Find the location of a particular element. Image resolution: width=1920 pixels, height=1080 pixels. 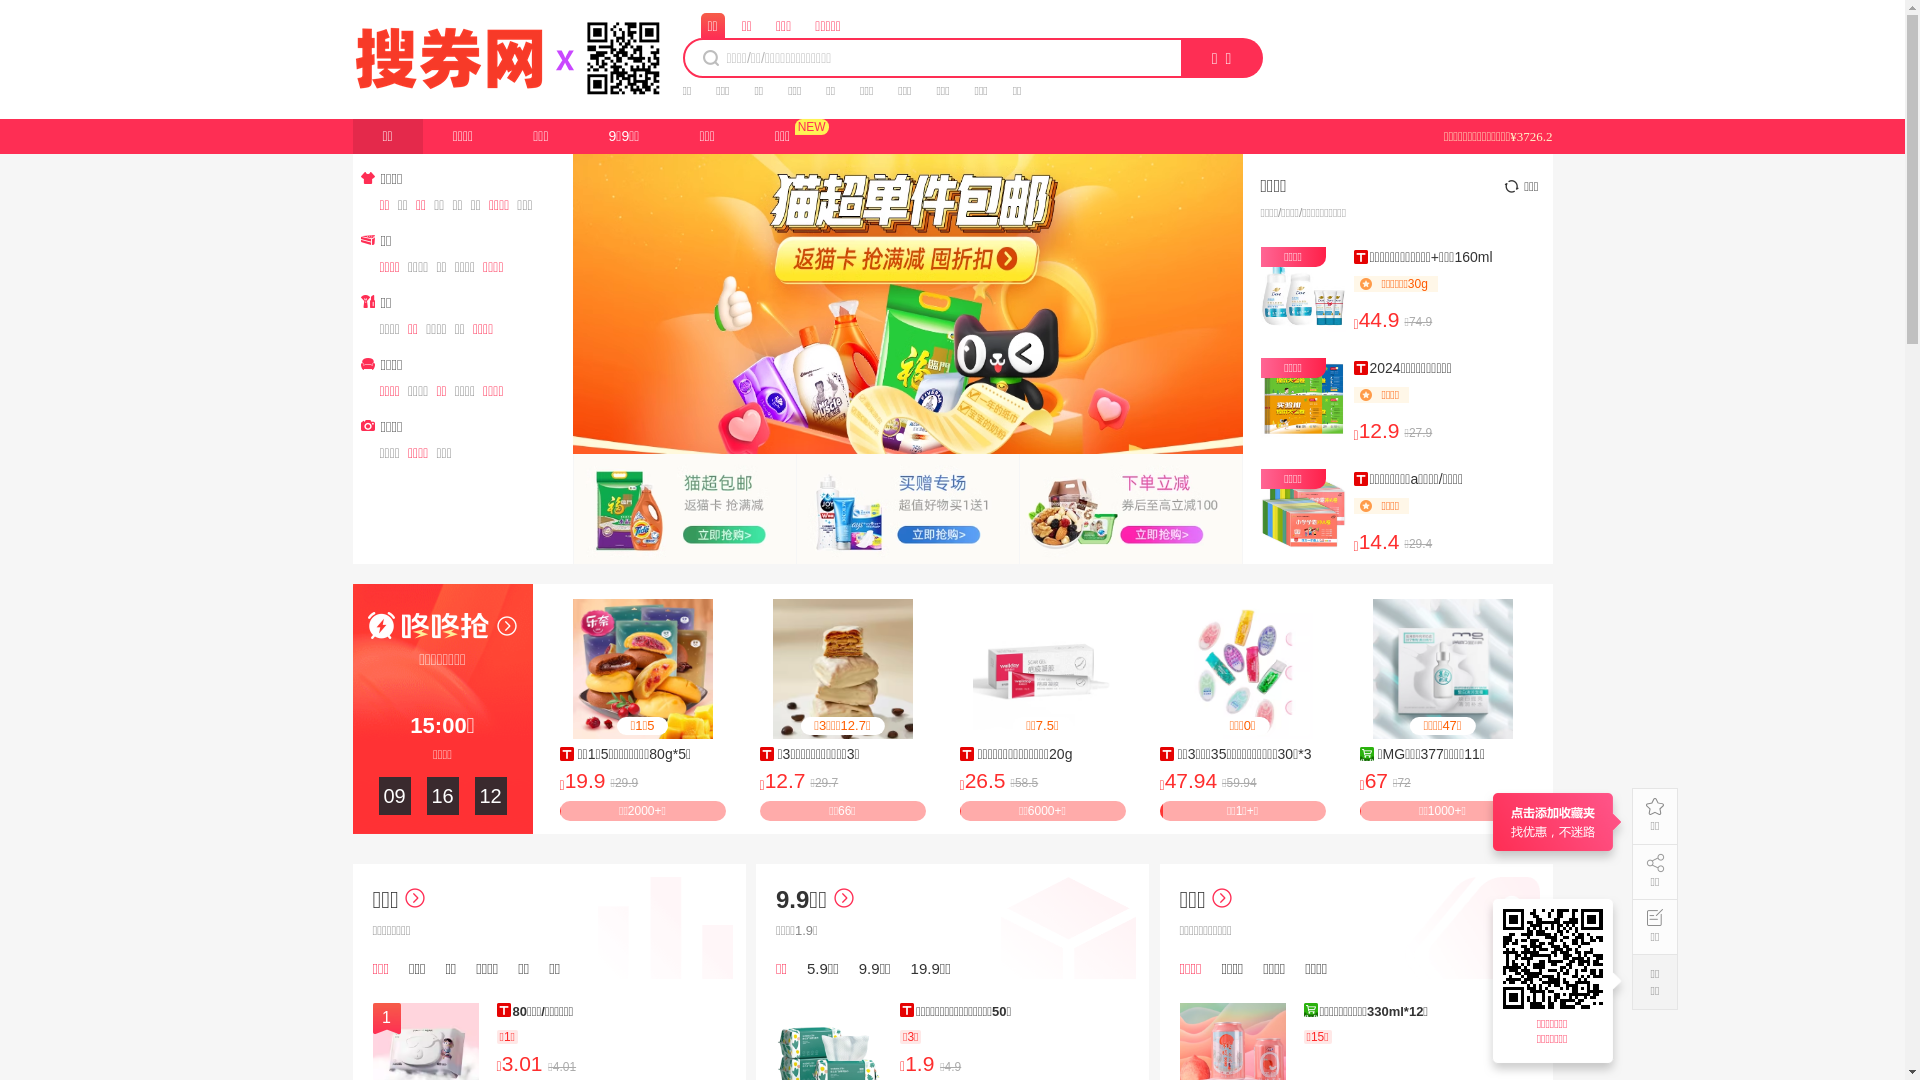

'https://17.souquan.wang' is located at coordinates (1554, 958).